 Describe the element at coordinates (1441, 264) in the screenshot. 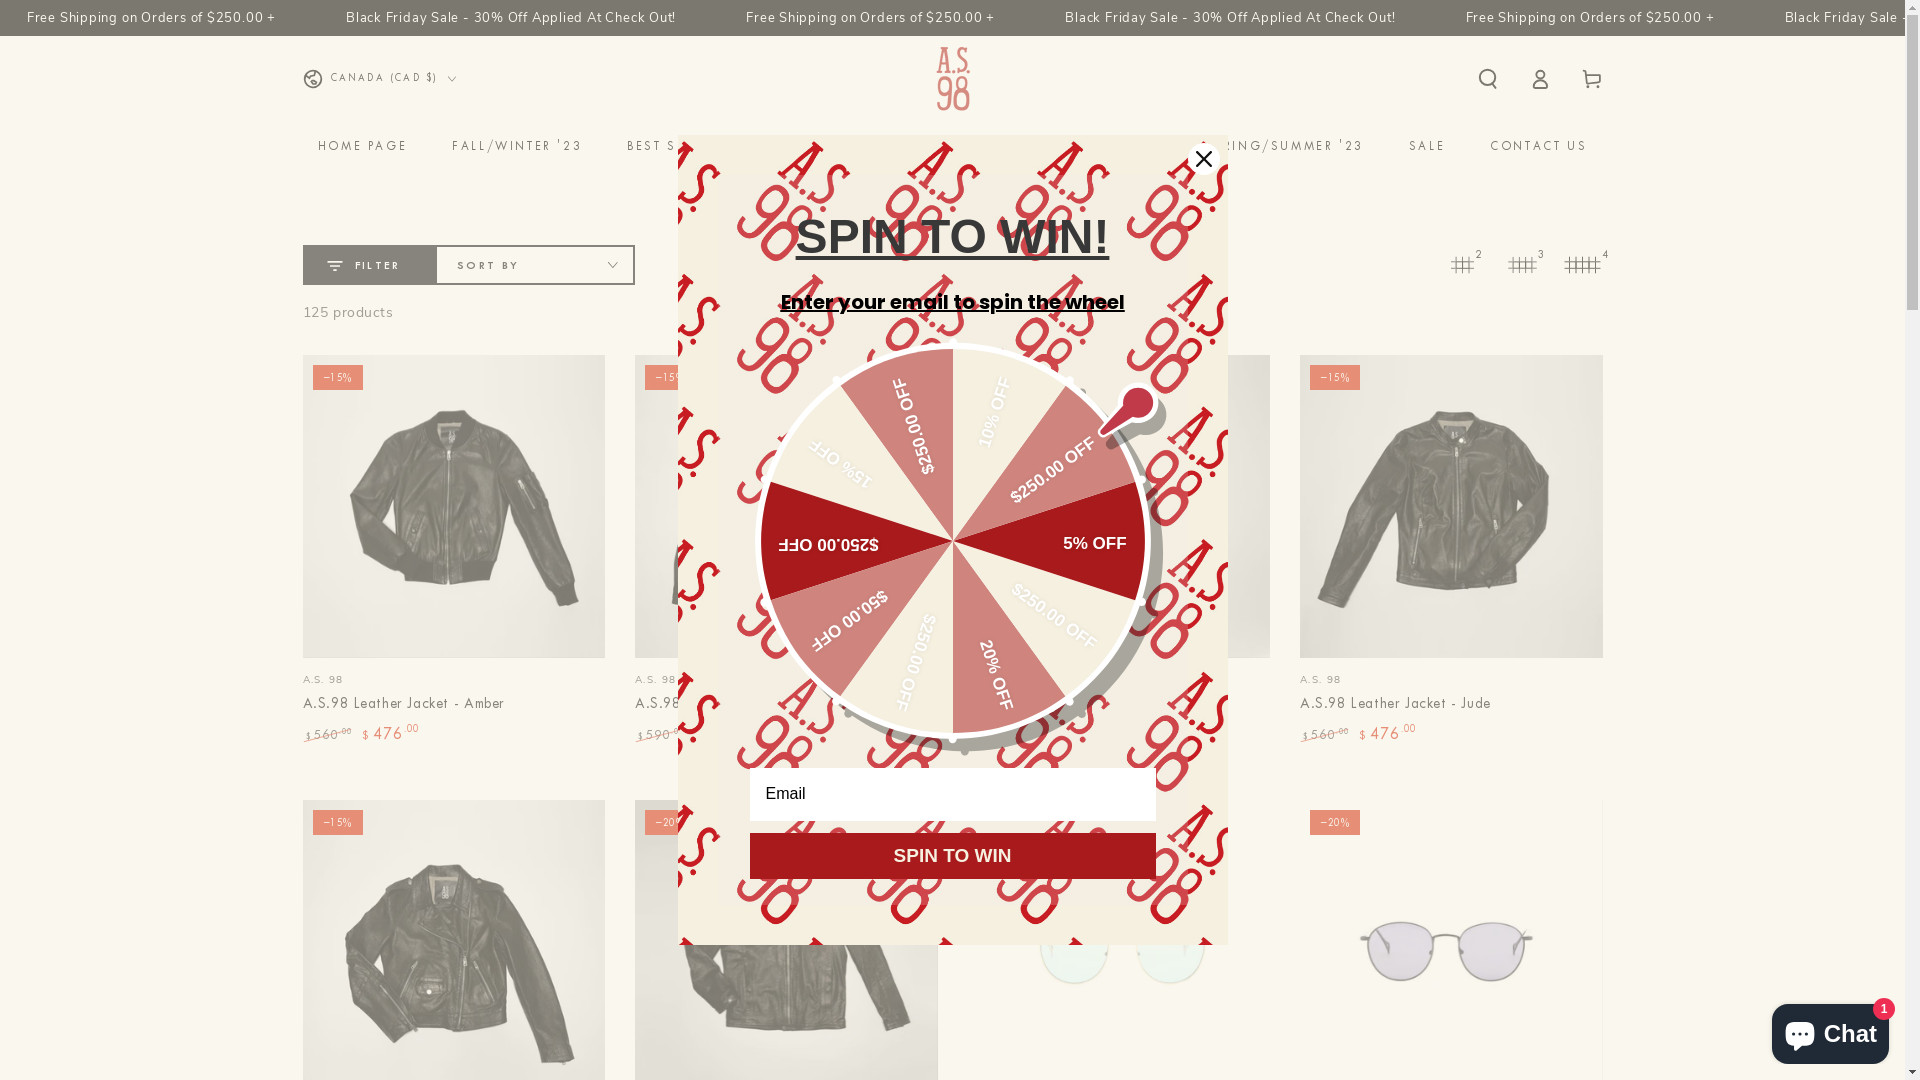

I see `'2'` at that location.